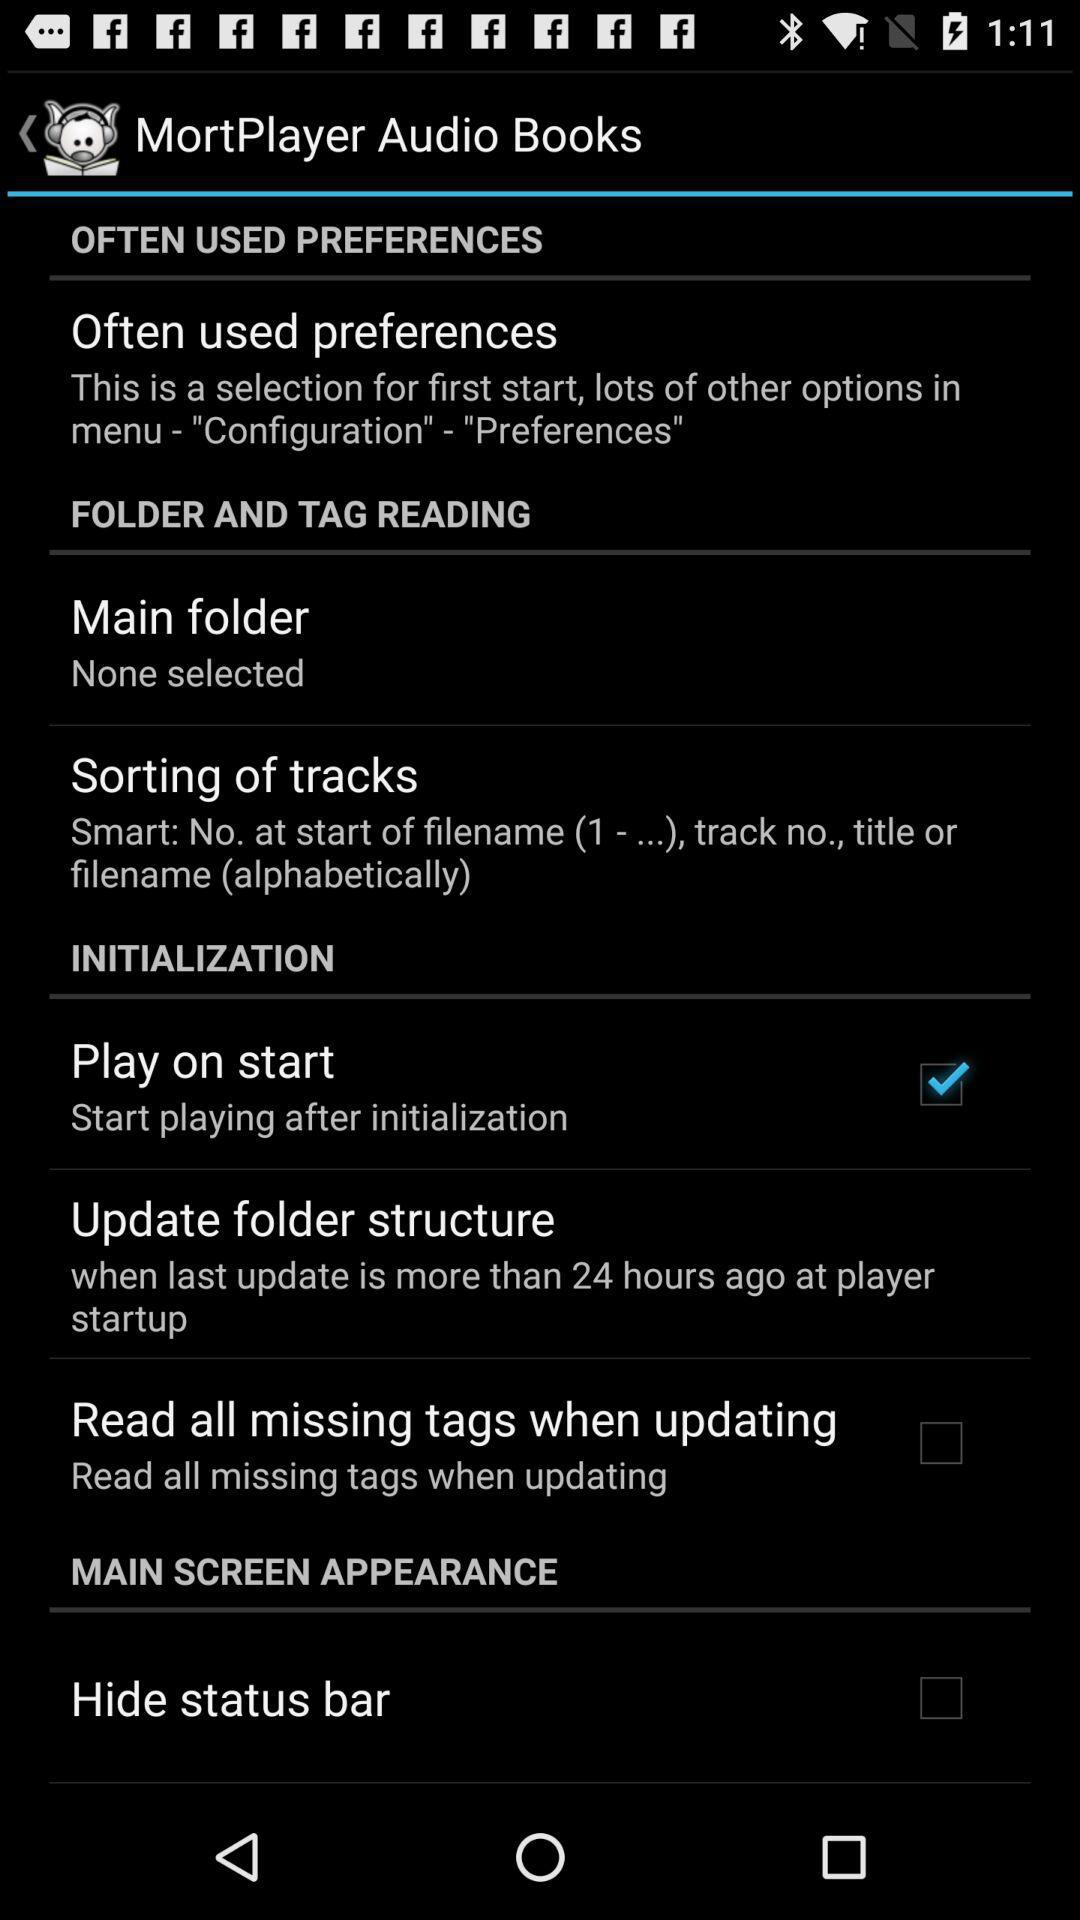  Describe the element at coordinates (187, 672) in the screenshot. I see `the item below the main folder app` at that location.